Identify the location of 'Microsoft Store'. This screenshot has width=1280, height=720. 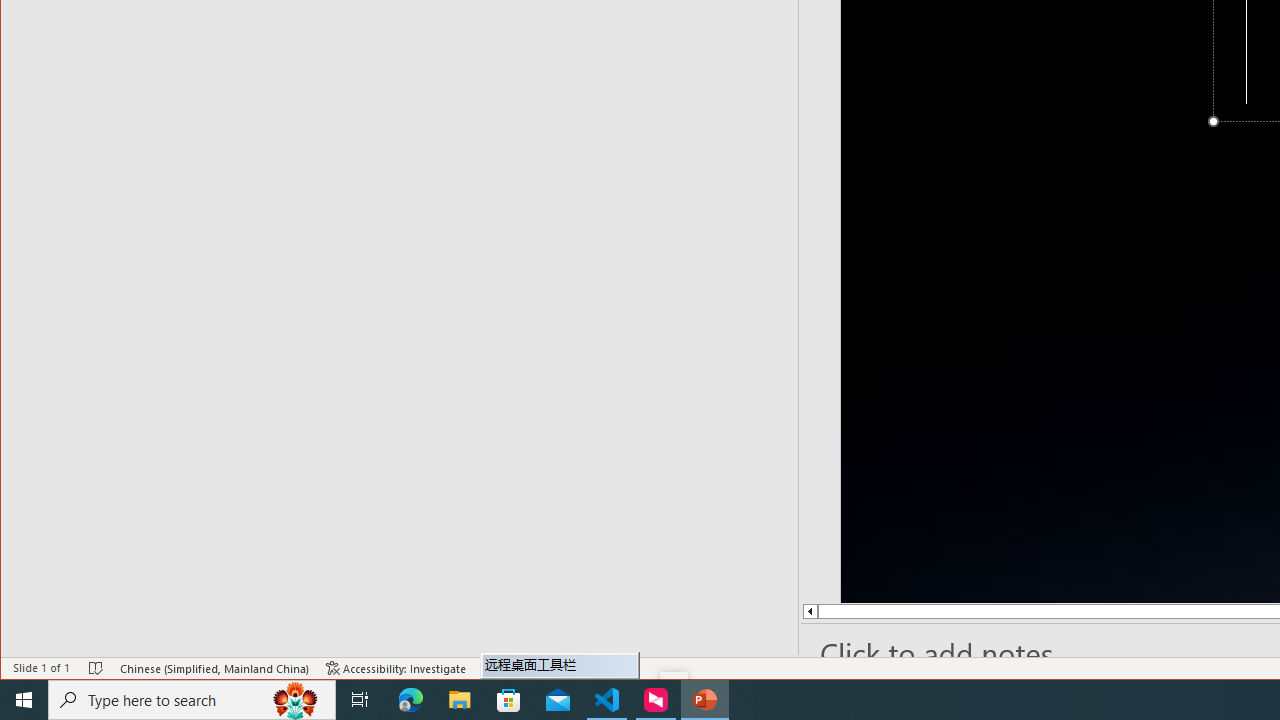
(509, 698).